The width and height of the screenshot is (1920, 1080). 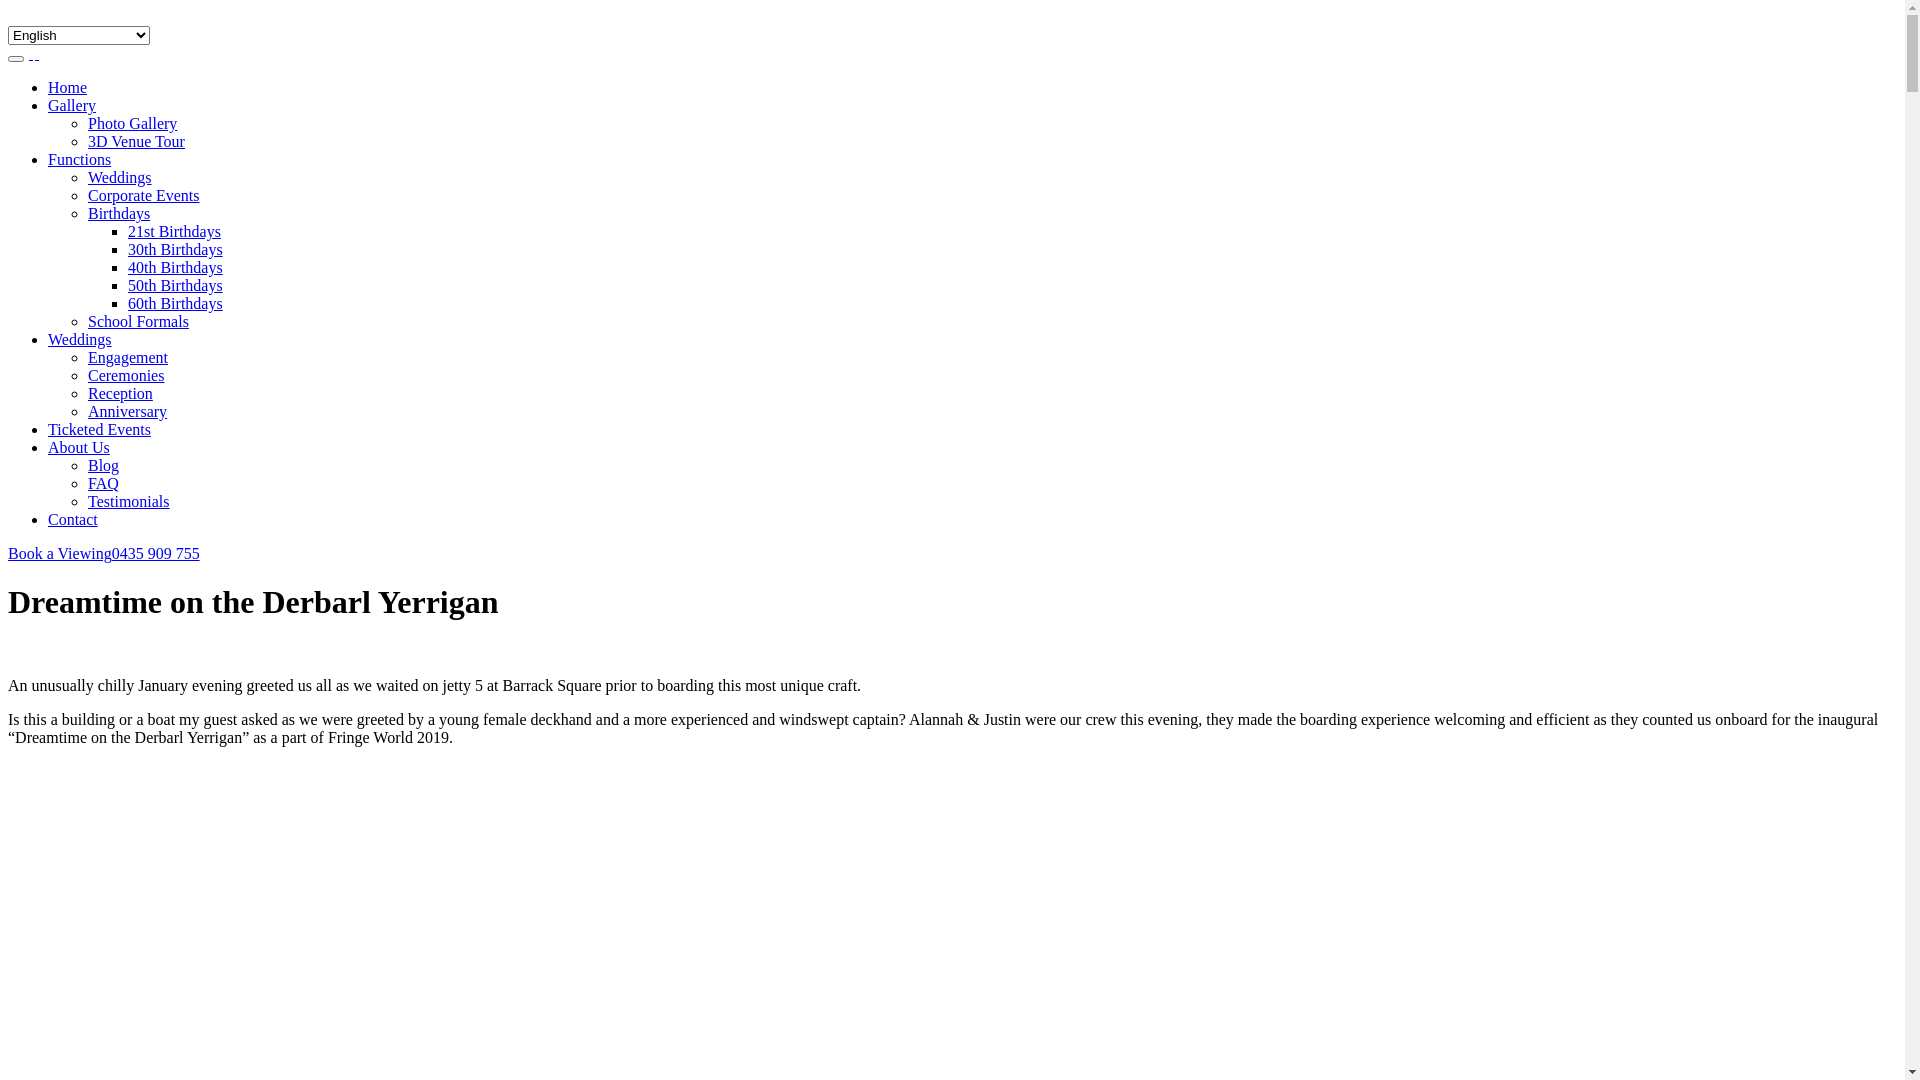 What do you see at coordinates (72, 518) in the screenshot?
I see `'Contact'` at bounding box center [72, 518].